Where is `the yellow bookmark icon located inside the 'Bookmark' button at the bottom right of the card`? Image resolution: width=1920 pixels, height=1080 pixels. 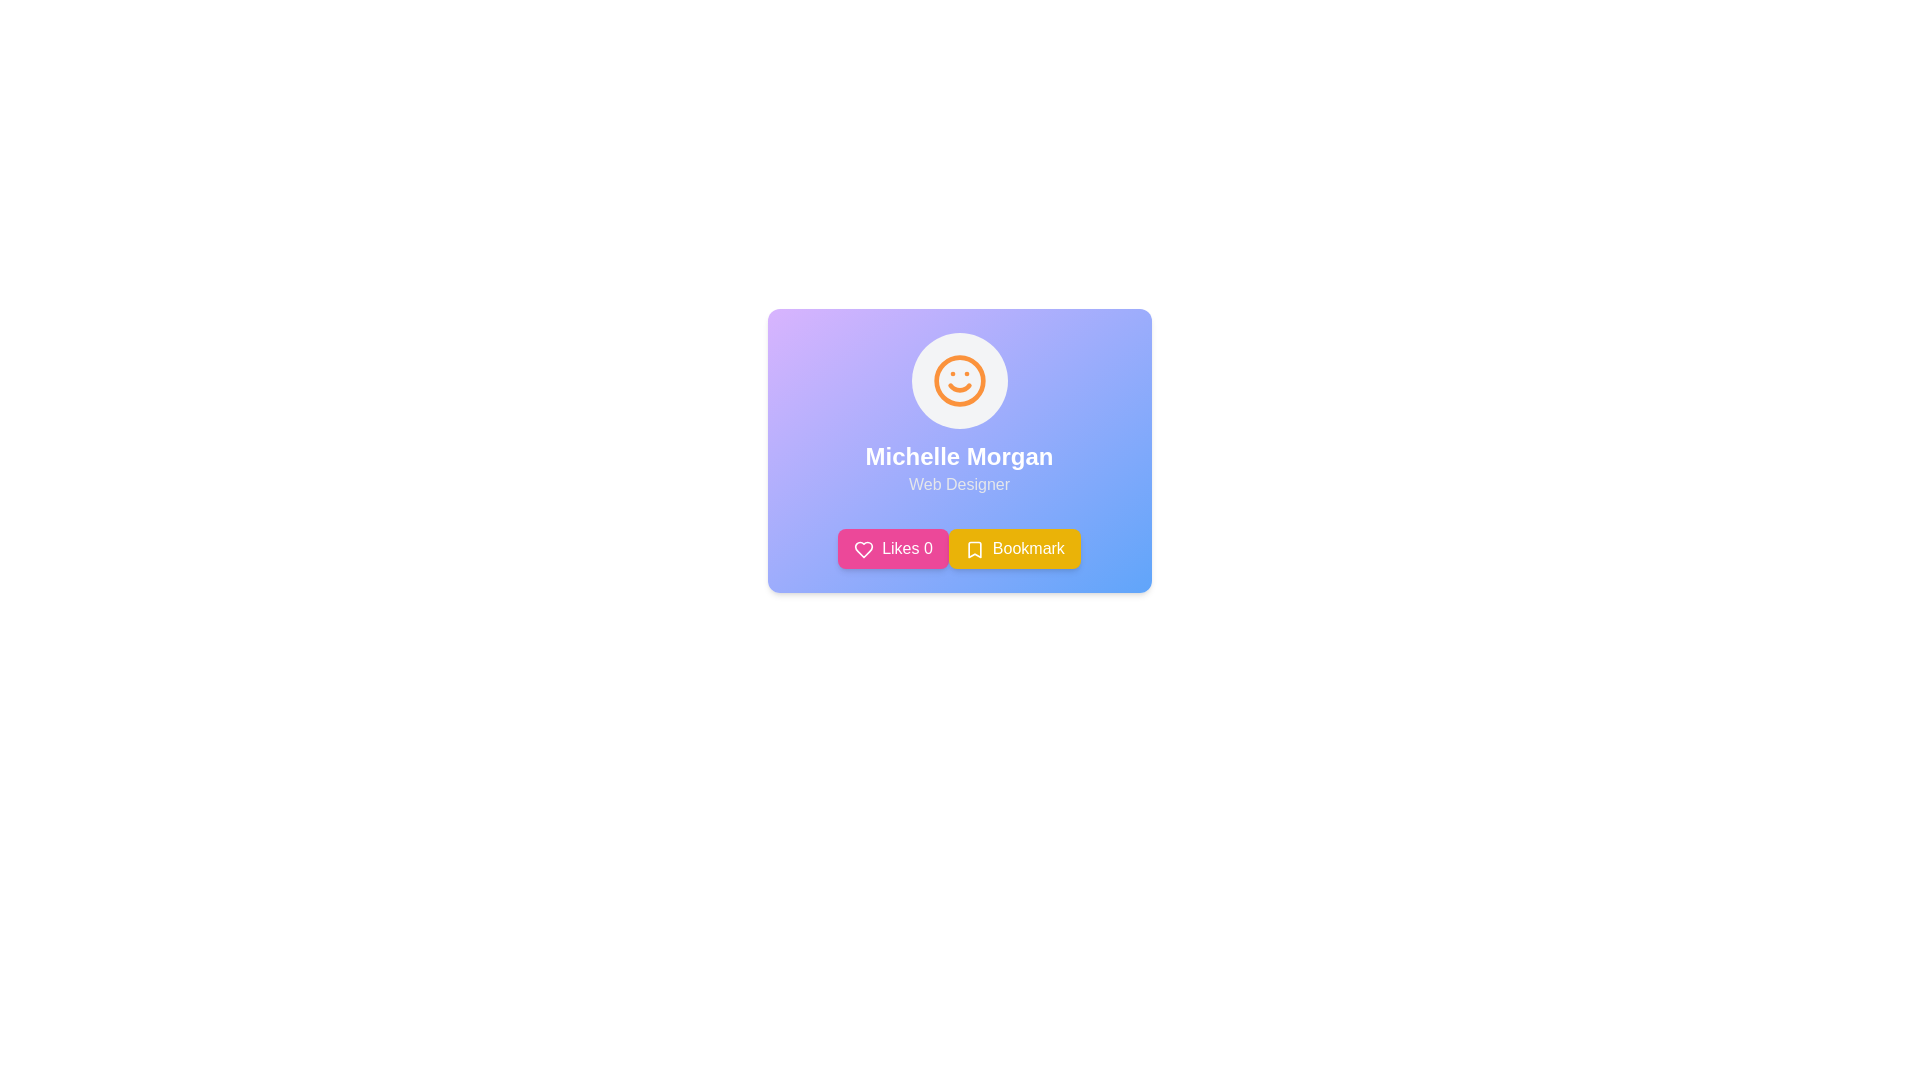 the yellow bookmark icon located inside the 'Bookmark' button at the bottom right of the card is located at coordinates (974, 549).